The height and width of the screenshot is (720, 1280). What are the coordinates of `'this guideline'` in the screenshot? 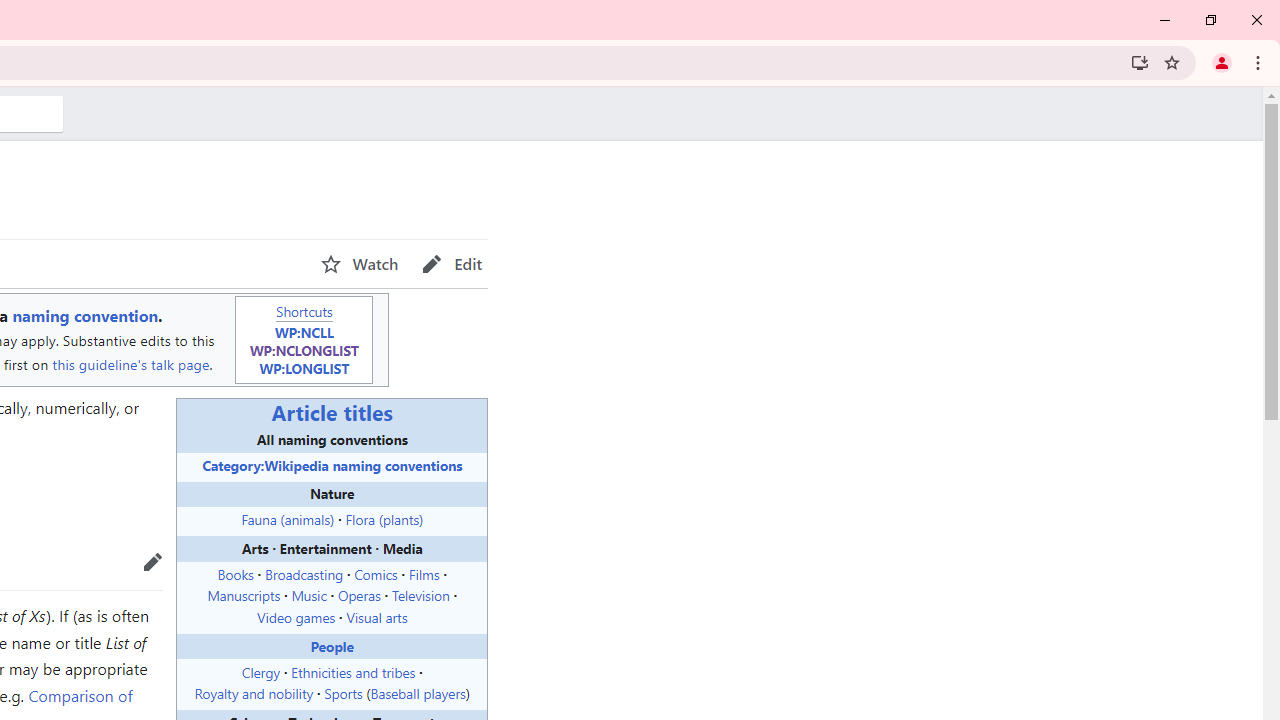 It's located at (130, 364).